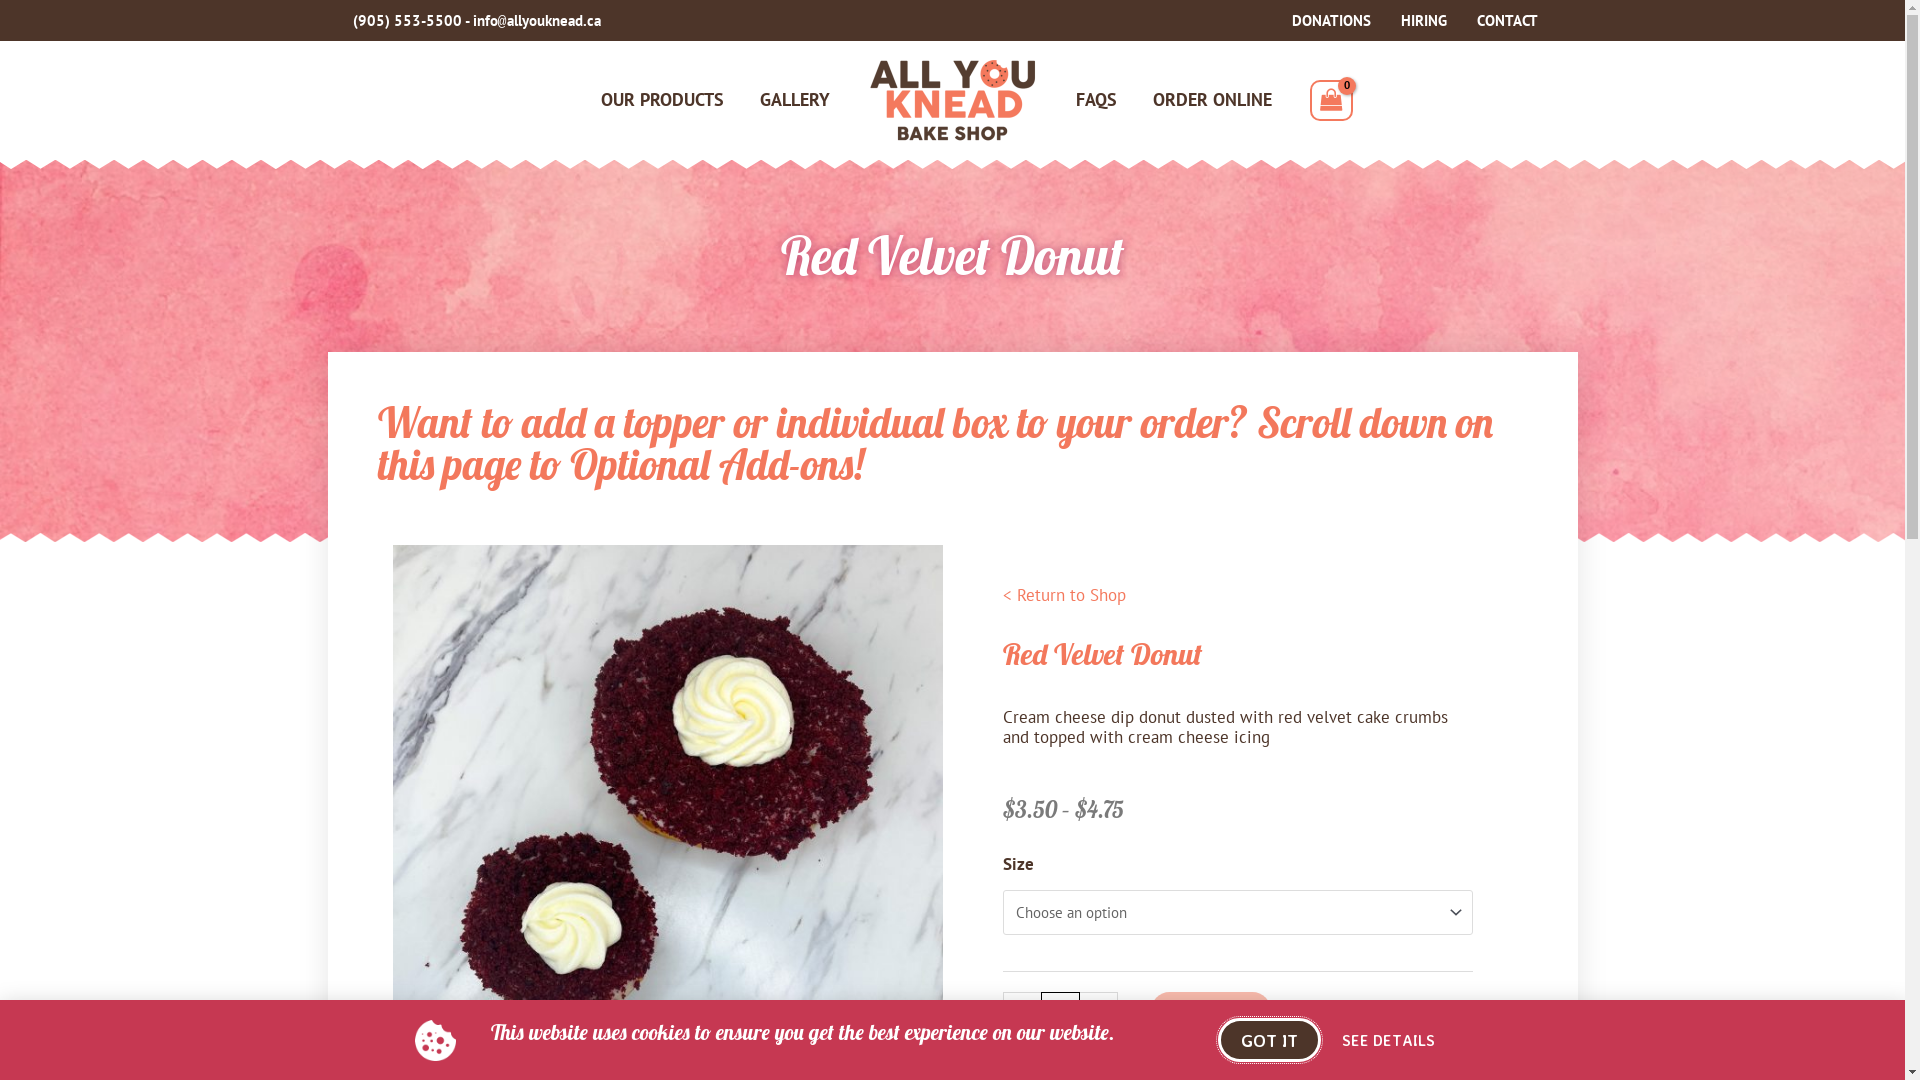  I want to click on 'DONATIONS', so click(1330, 20).